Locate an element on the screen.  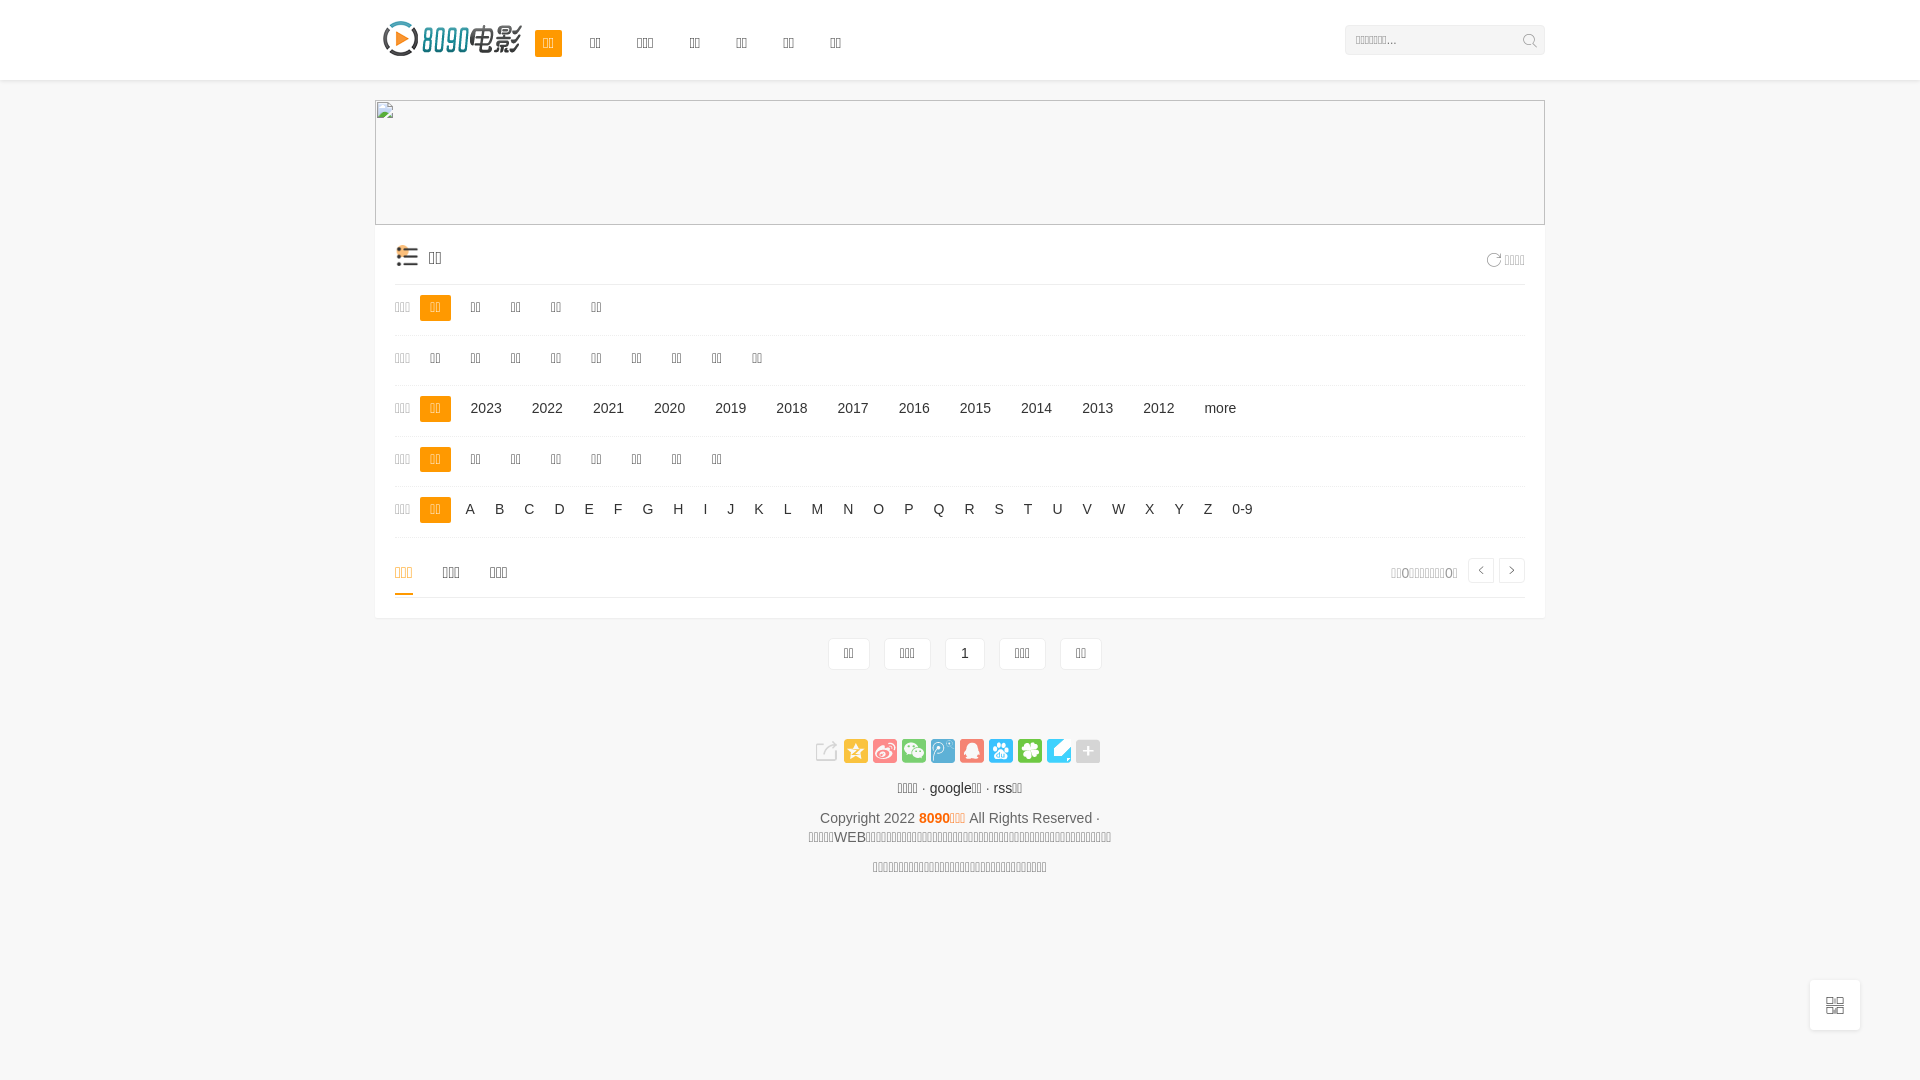
'I' is located at coordinates (705, 508).